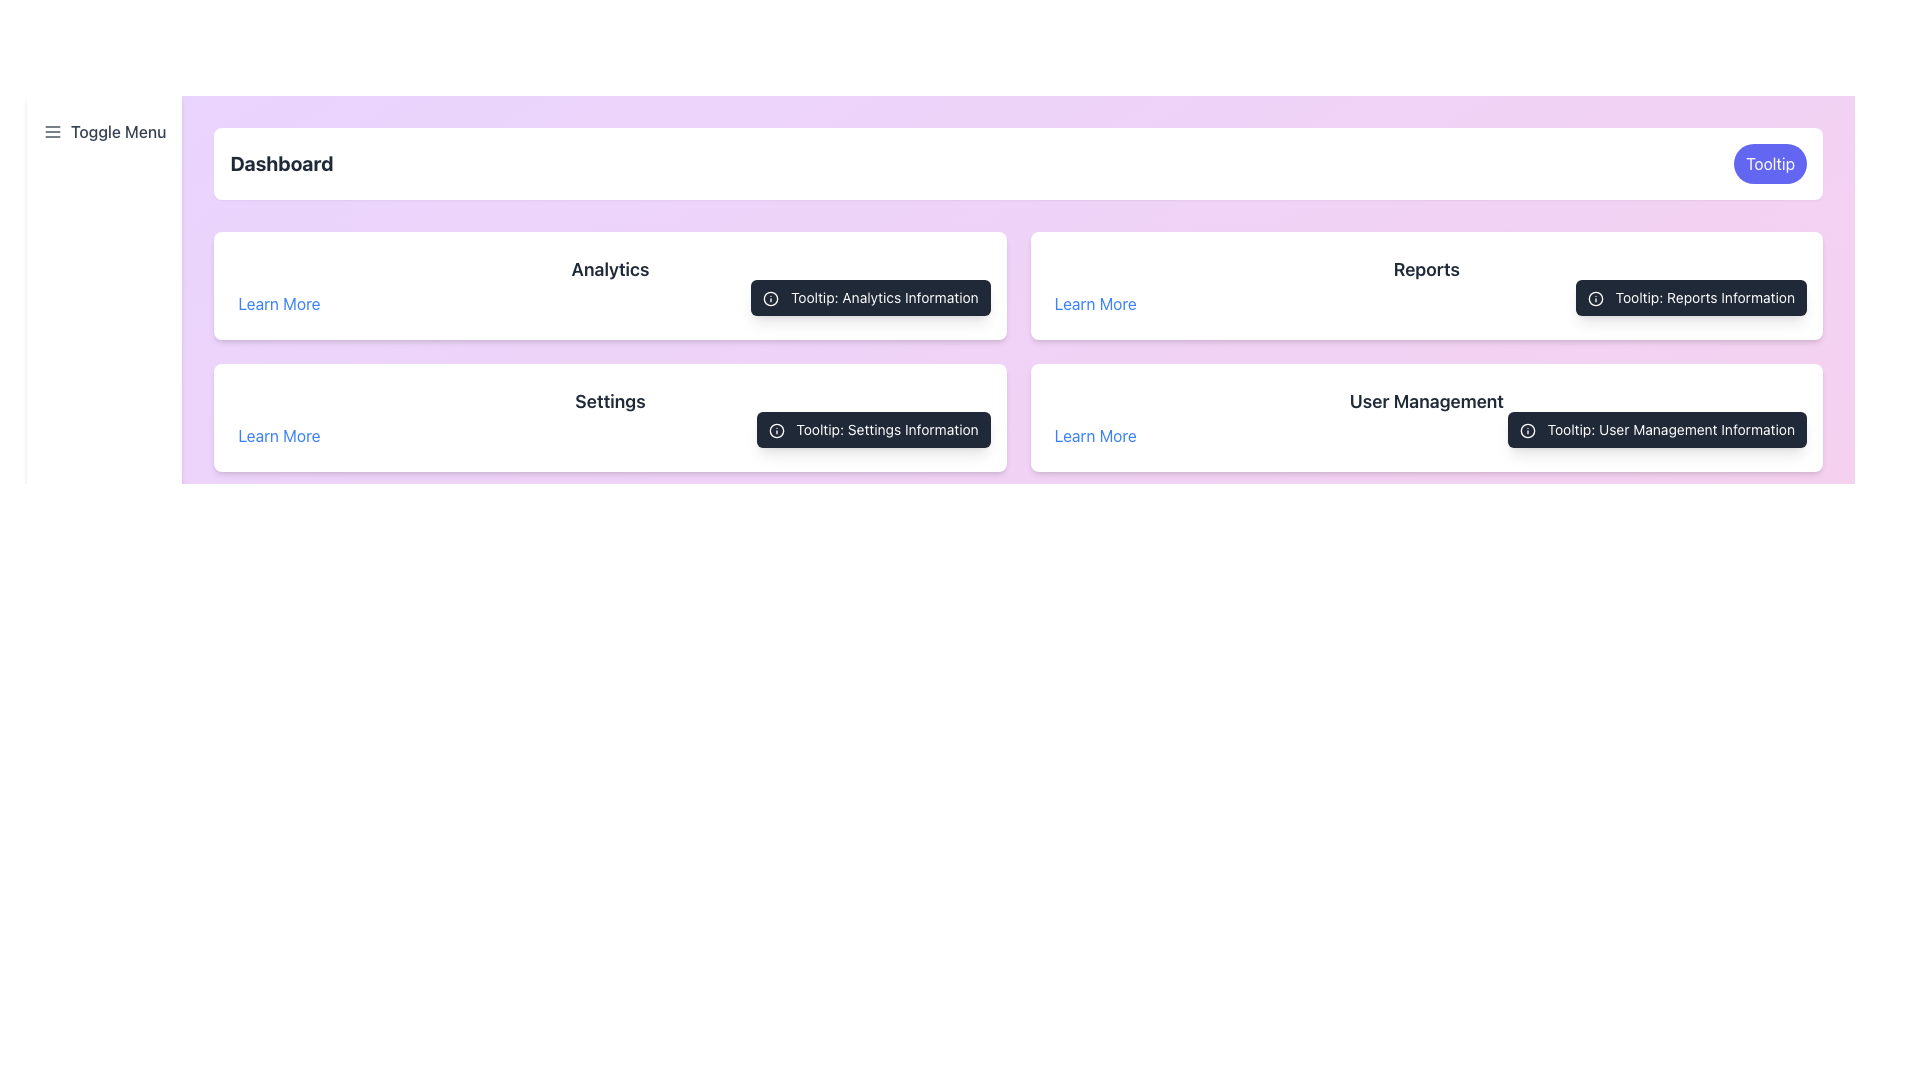 The height and width of the screenshot is (1080, 1920). Describe the element at coordinates (609, 401) in the screenshot. I see `the bold 'Settings' text label located centrally within the third card from the top in the column layout, which stands out in dark gray against a light background` at that location.